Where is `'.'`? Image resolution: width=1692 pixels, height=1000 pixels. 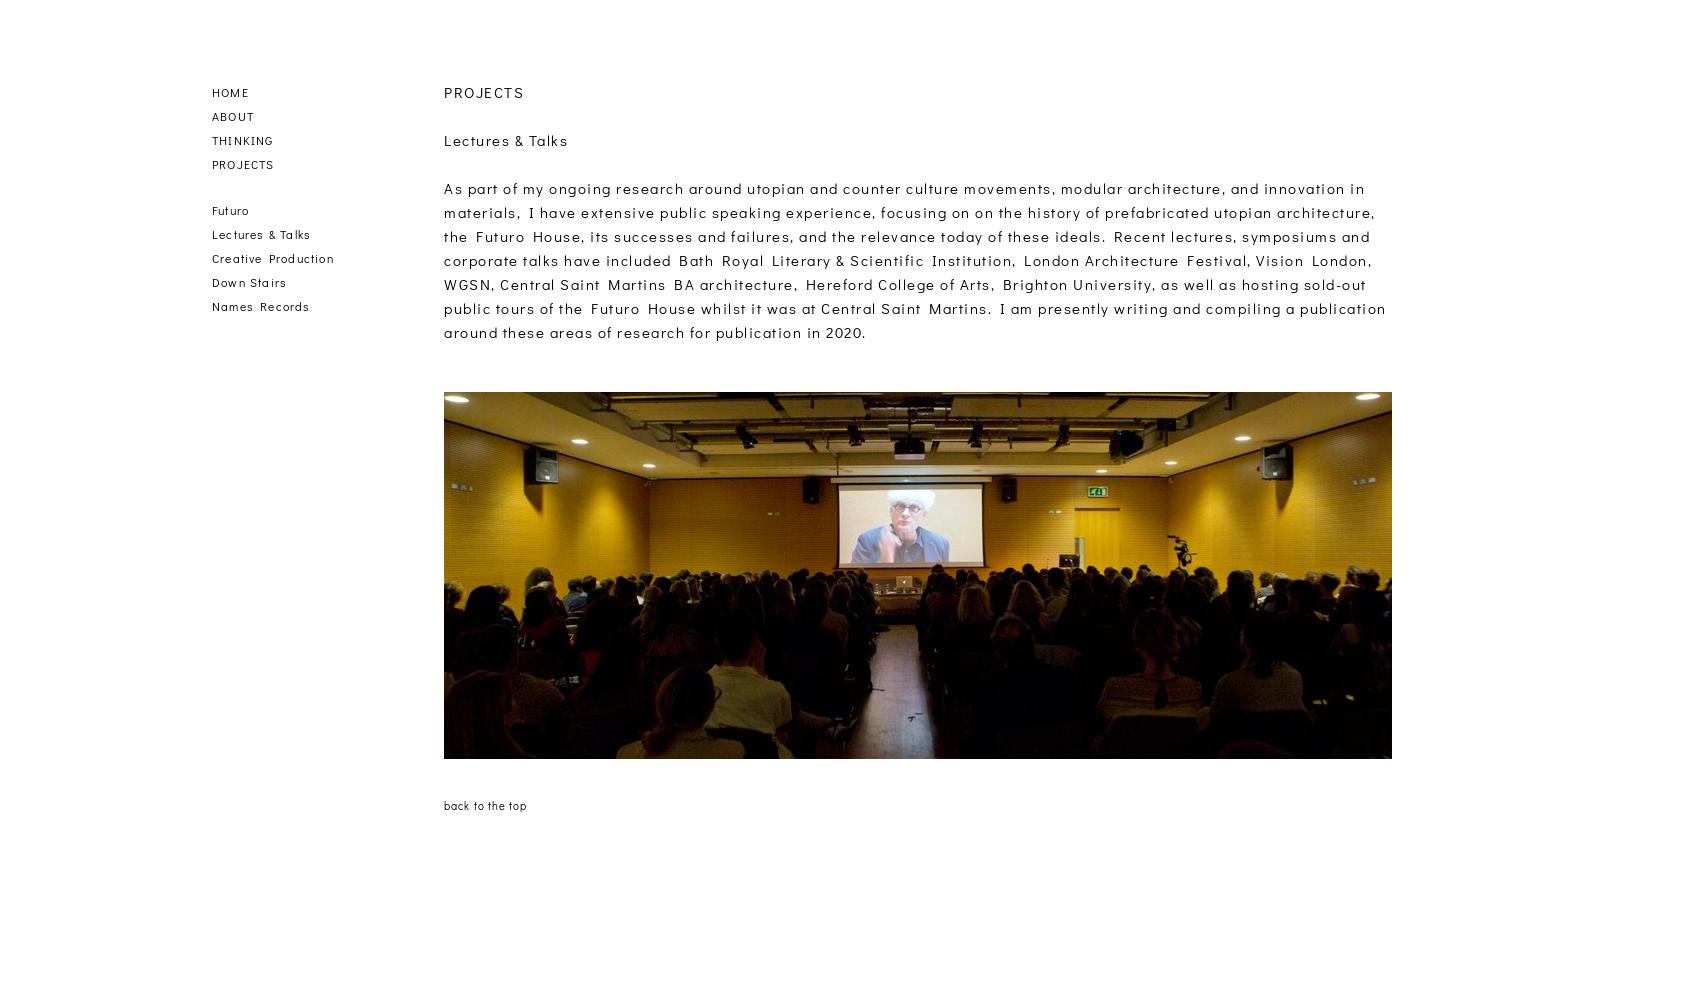 '.' is located at coordinates (862, 331).